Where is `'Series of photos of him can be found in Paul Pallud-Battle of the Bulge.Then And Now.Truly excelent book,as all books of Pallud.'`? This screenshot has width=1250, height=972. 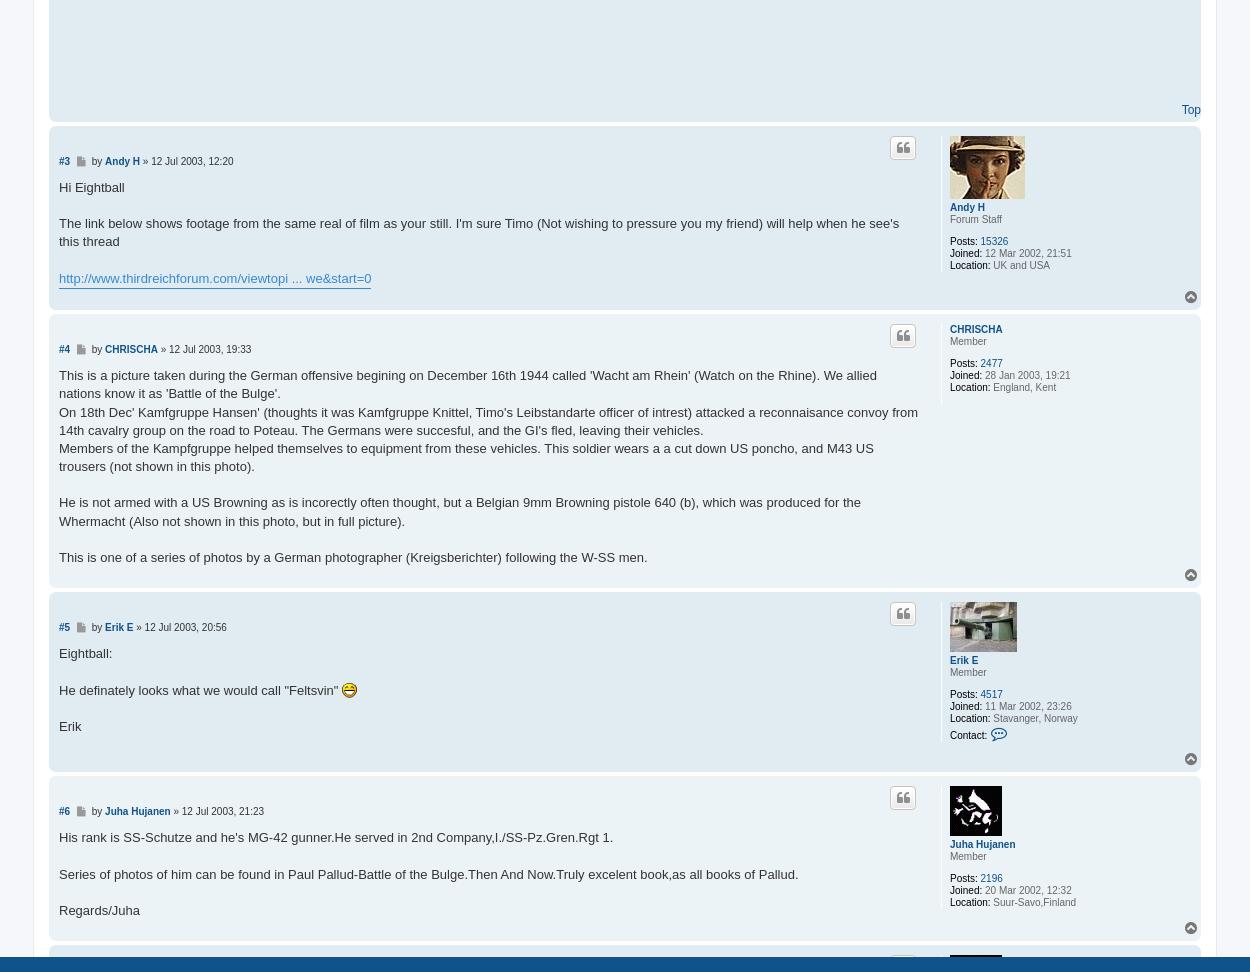 'Series of photos of him can be found in Paul Pallud-Battle of the Bulge.Then And Now.Truly excelent book,as all books of Pallud.' is located at coordinates (428, 873).